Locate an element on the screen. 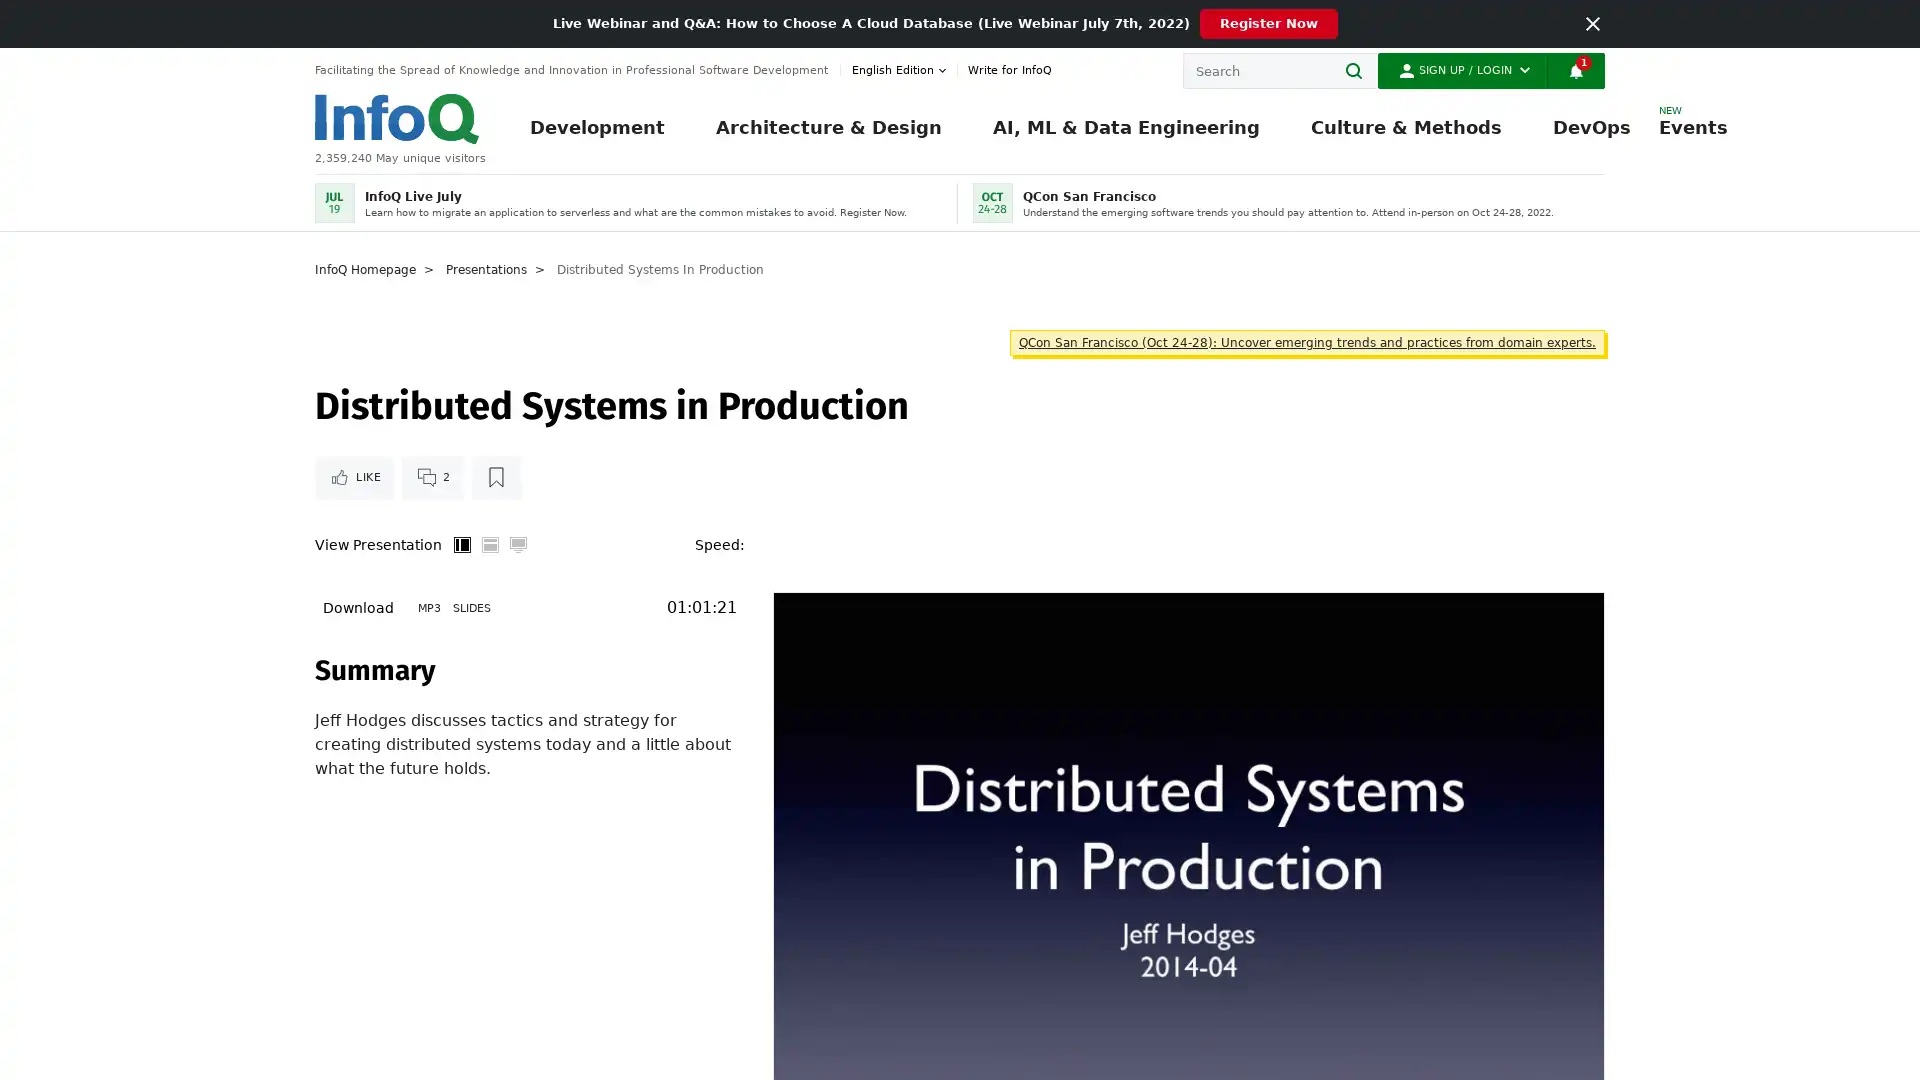 This screenshot has width=1920, height=1080. Like is located at coordinates (354, 486).